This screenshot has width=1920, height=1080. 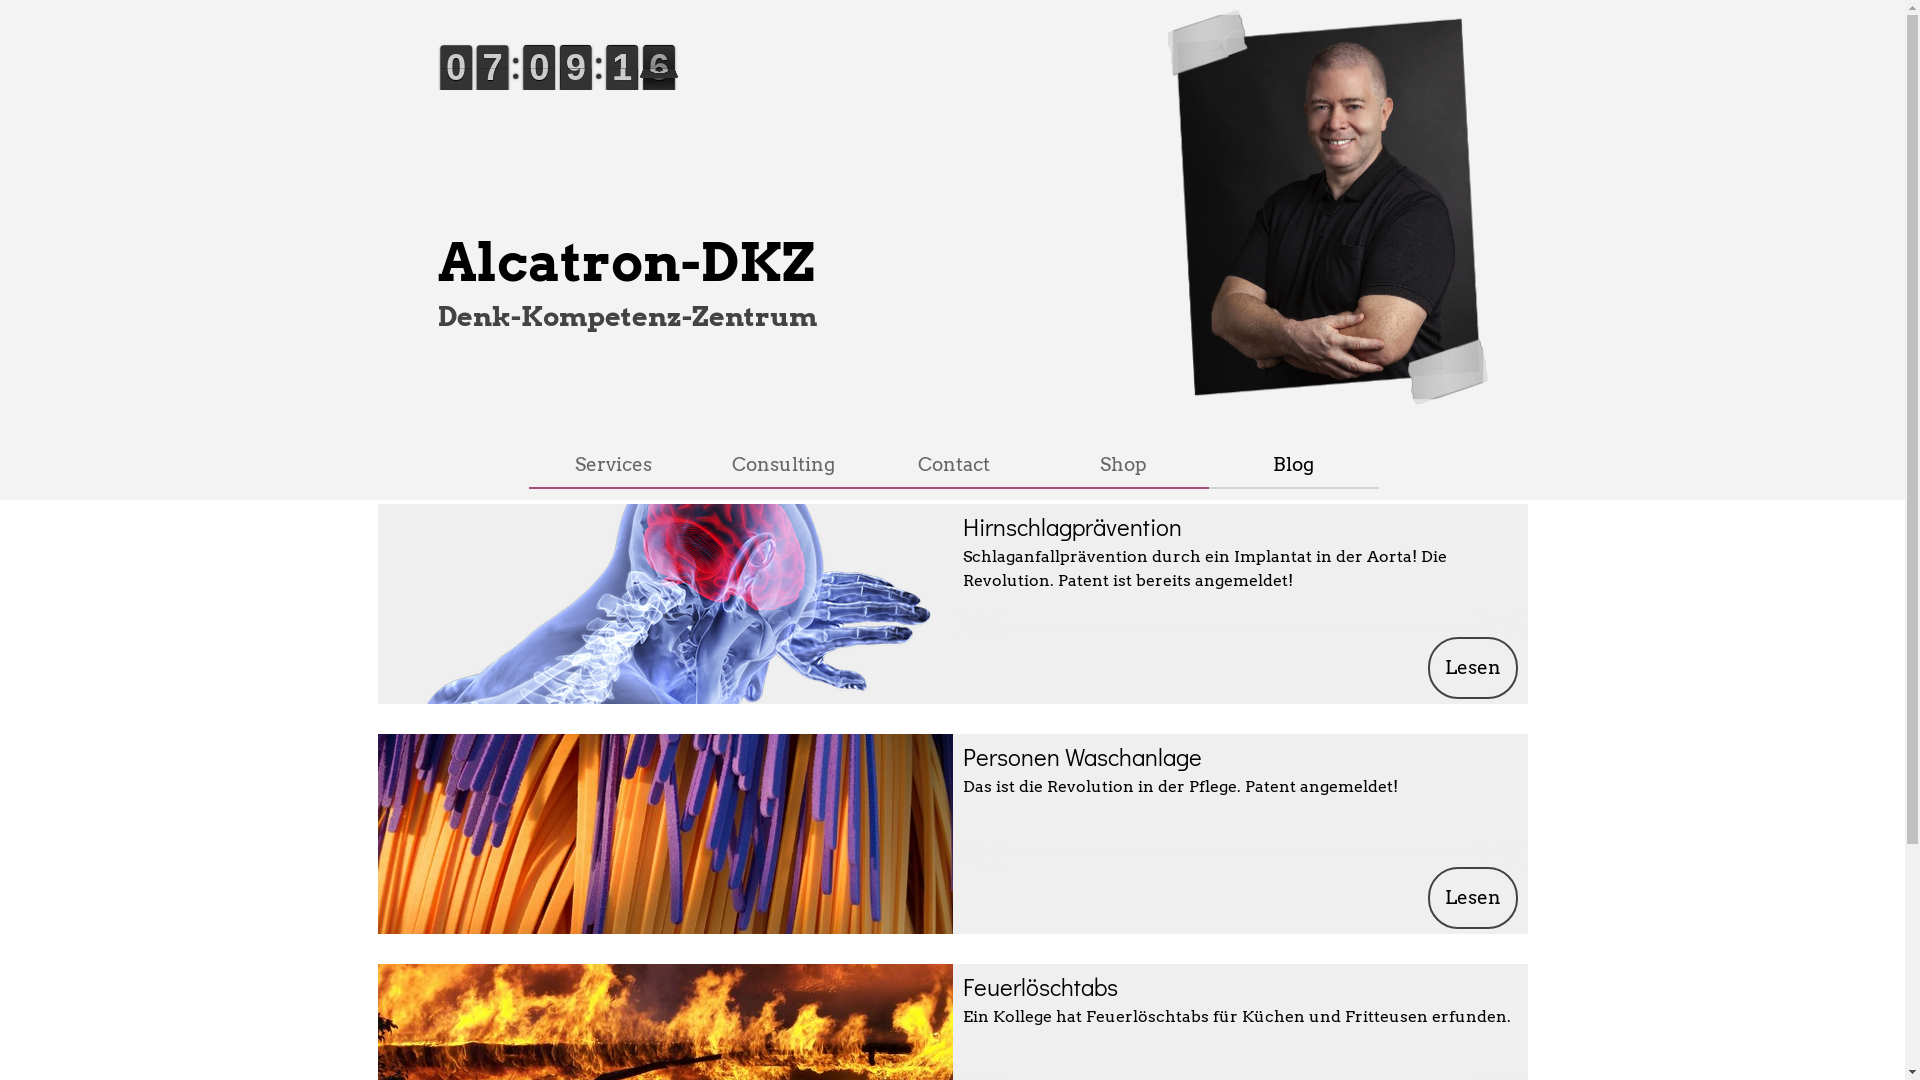 What do you see at coordinates (1427, 667) in the screenshot?
I see `'Lesen'` at bounding box center [1427, 667].